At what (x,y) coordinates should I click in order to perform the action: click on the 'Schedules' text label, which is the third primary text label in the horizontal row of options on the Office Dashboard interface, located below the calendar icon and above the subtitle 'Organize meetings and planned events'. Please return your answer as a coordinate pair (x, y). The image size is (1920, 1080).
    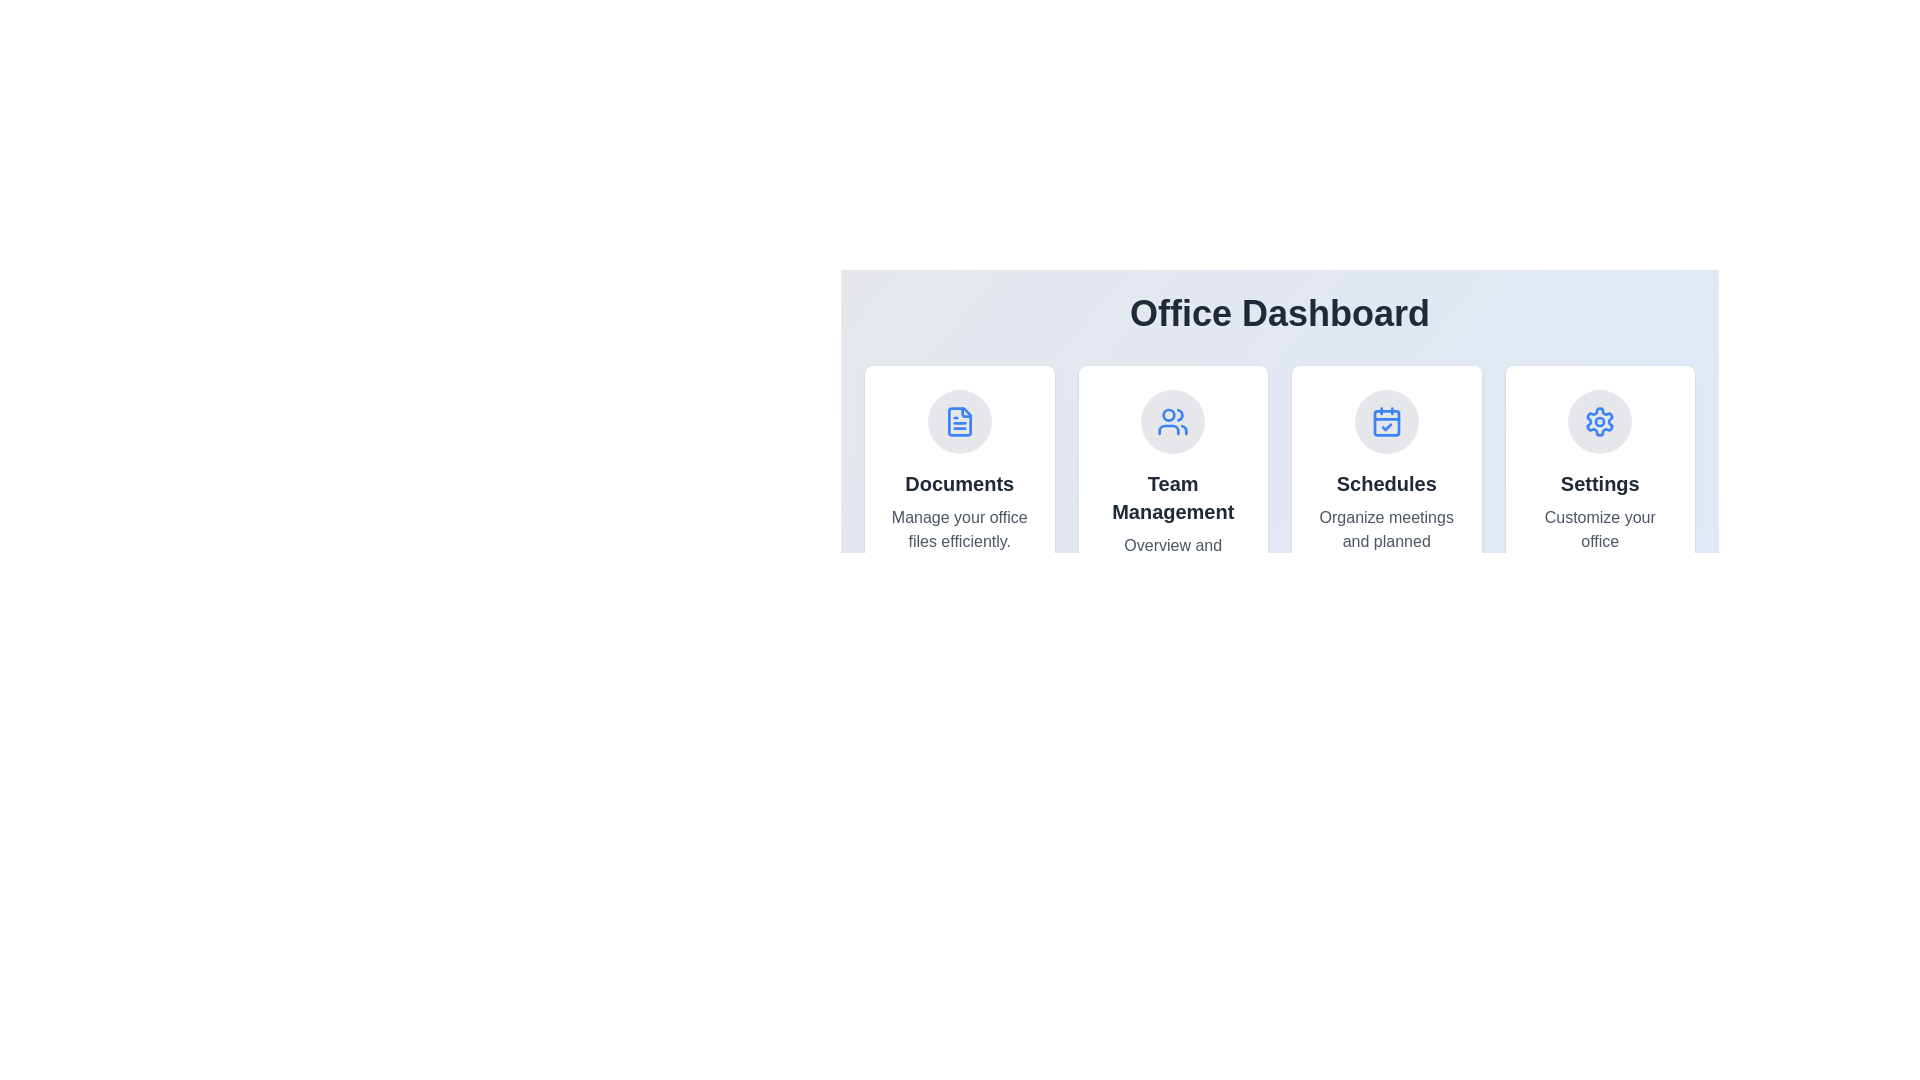
    Looking at the image, I should click on (1385, 483).